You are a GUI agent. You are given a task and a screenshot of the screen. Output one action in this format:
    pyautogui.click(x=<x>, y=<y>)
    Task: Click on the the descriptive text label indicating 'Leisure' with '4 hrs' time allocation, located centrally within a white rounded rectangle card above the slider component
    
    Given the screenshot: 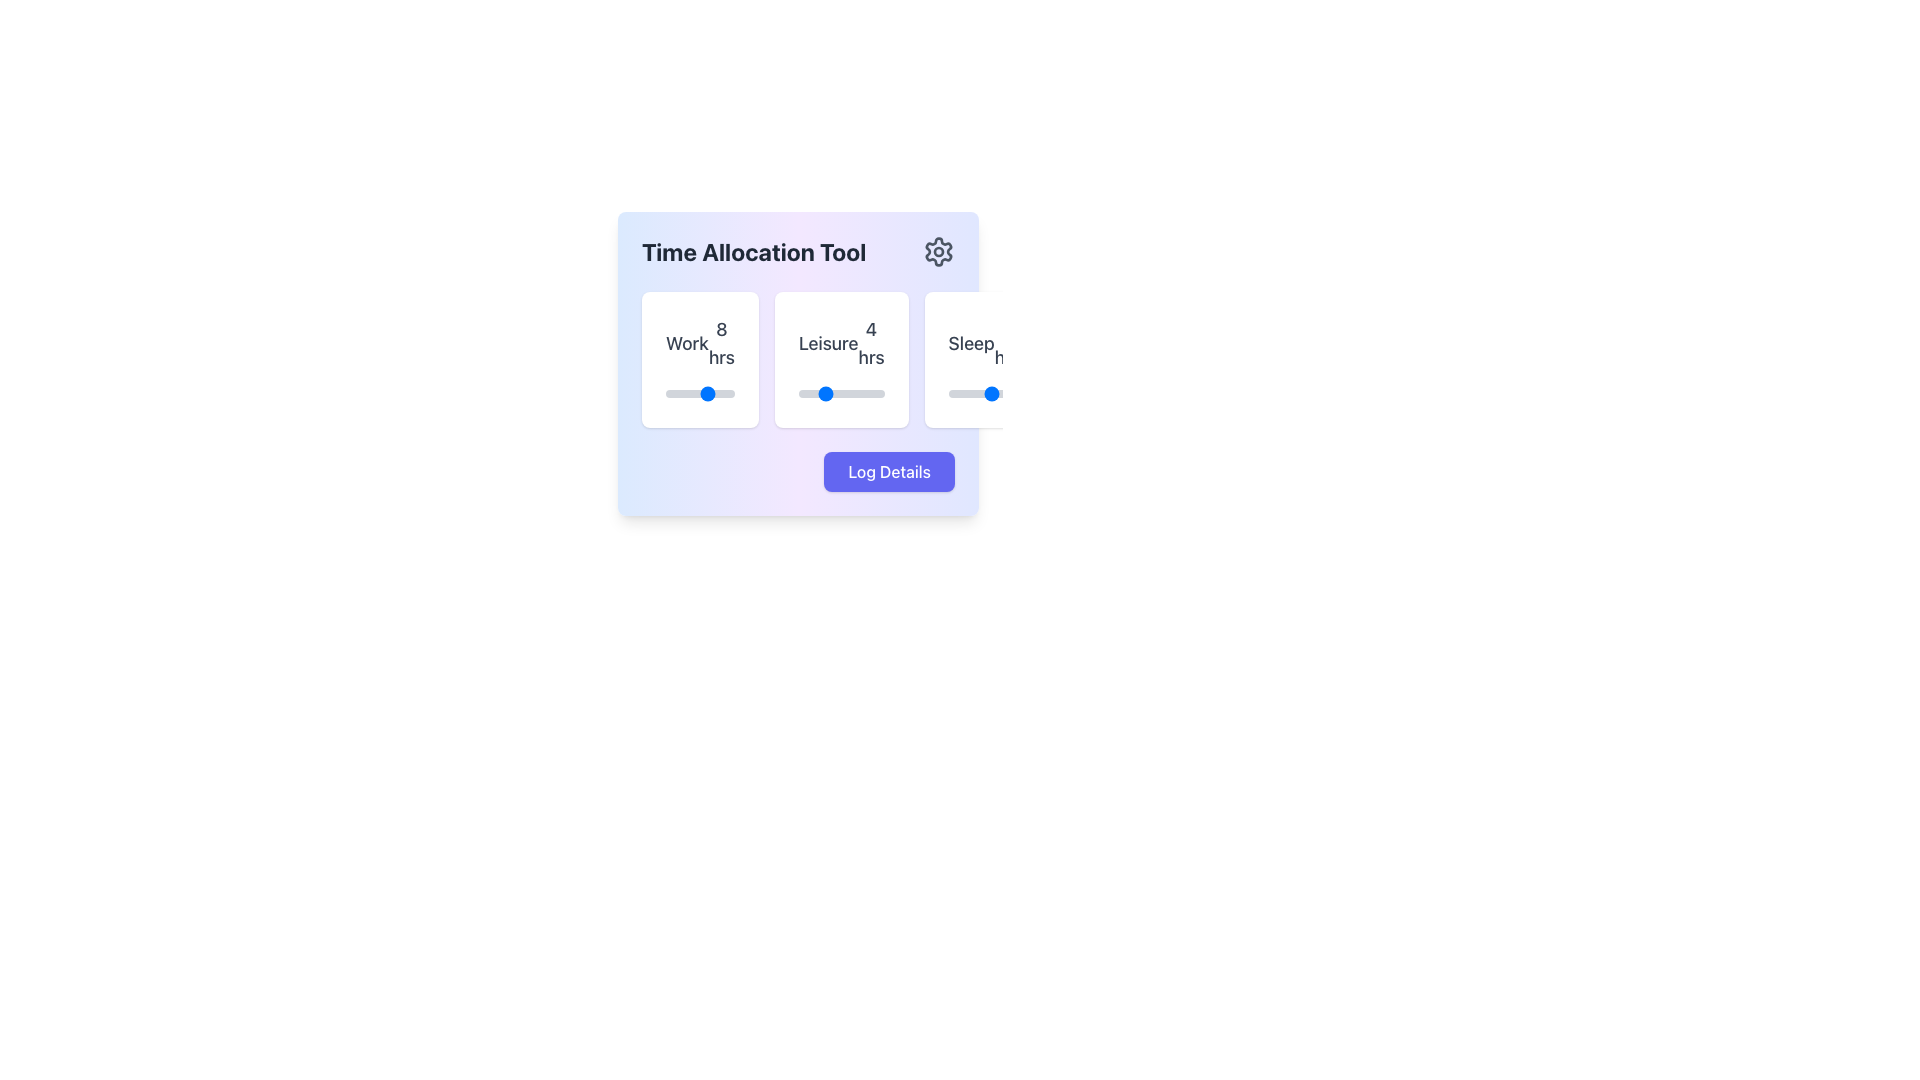 What is the action you would take?
    pyautogui.click(x=841, y=342)
    